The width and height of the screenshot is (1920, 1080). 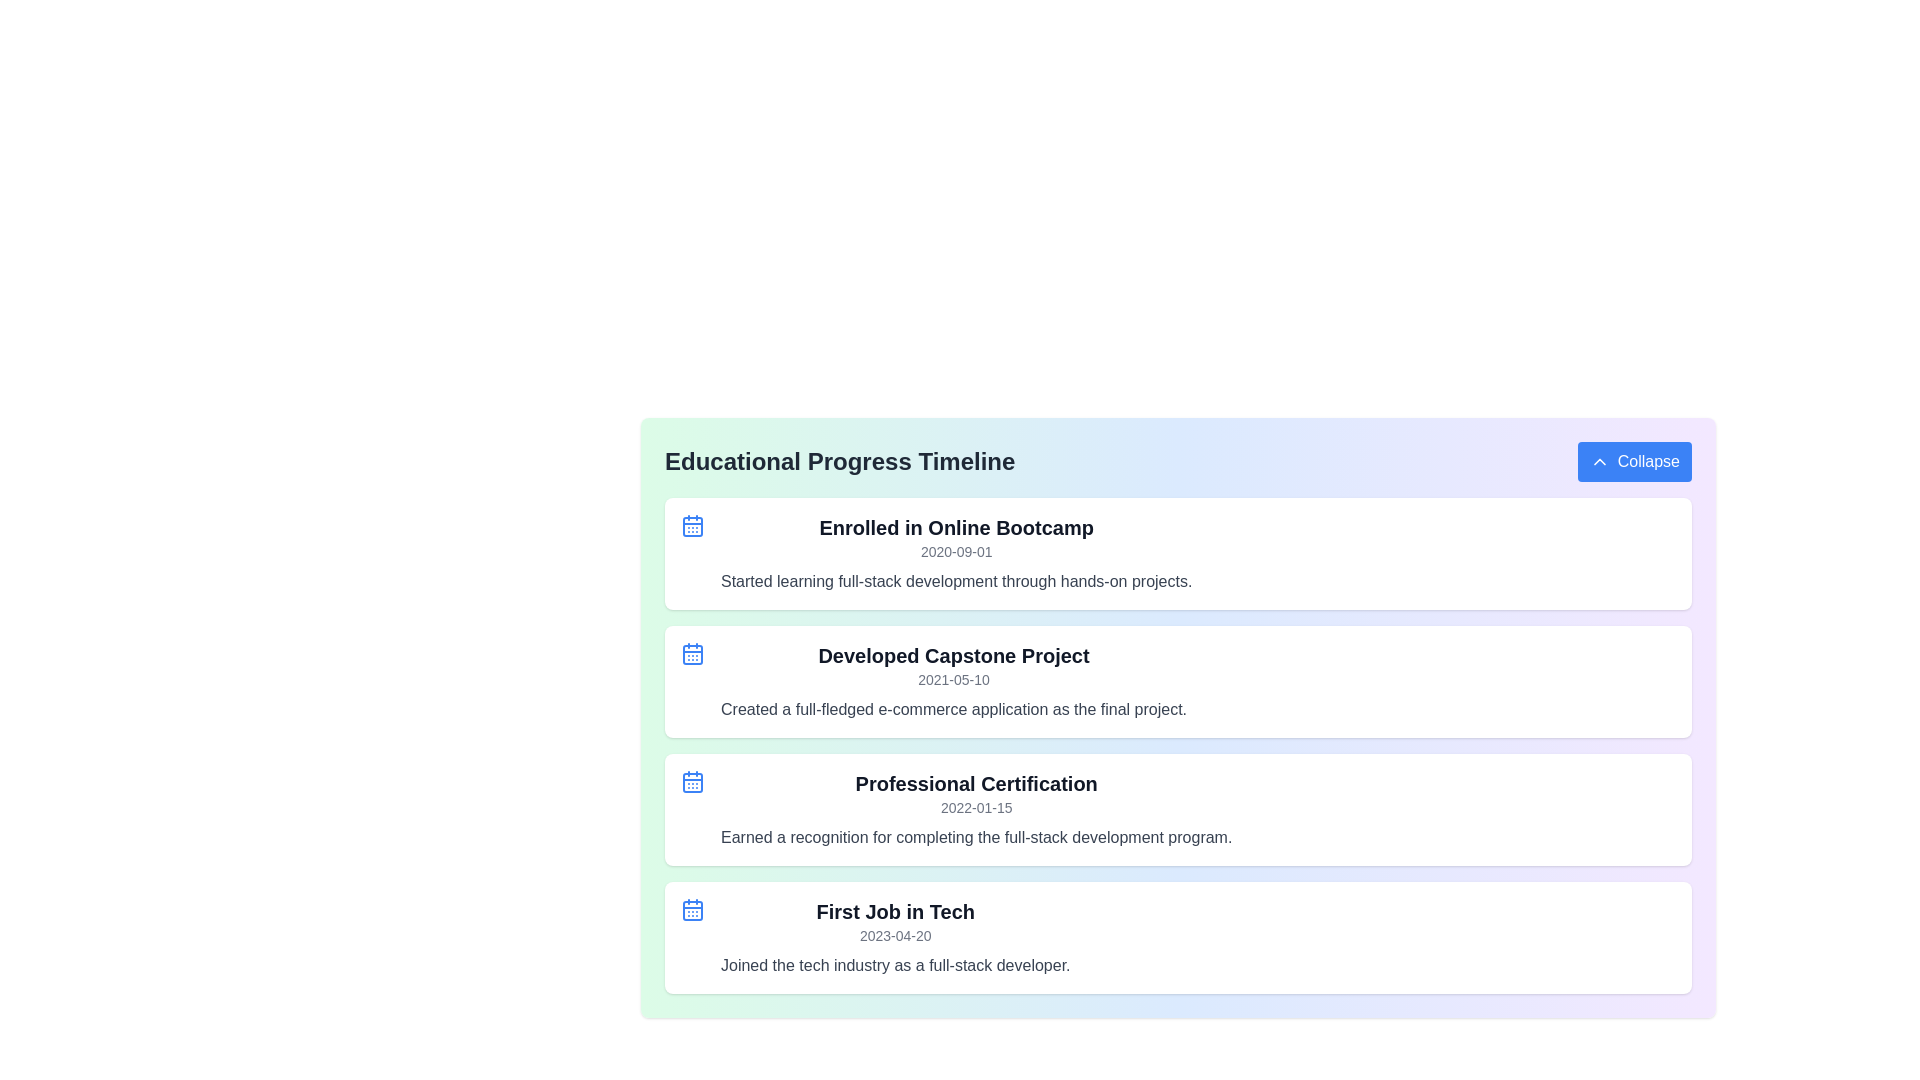 What do you see at coordinates (976, 837) in the screenshot?
I see `the text label that reads 'Earned a recognition for completing the full-stack development program.' which is part of the educational achievement timeline under the 'Professional Certification' section` at bounding box center [976, 837].